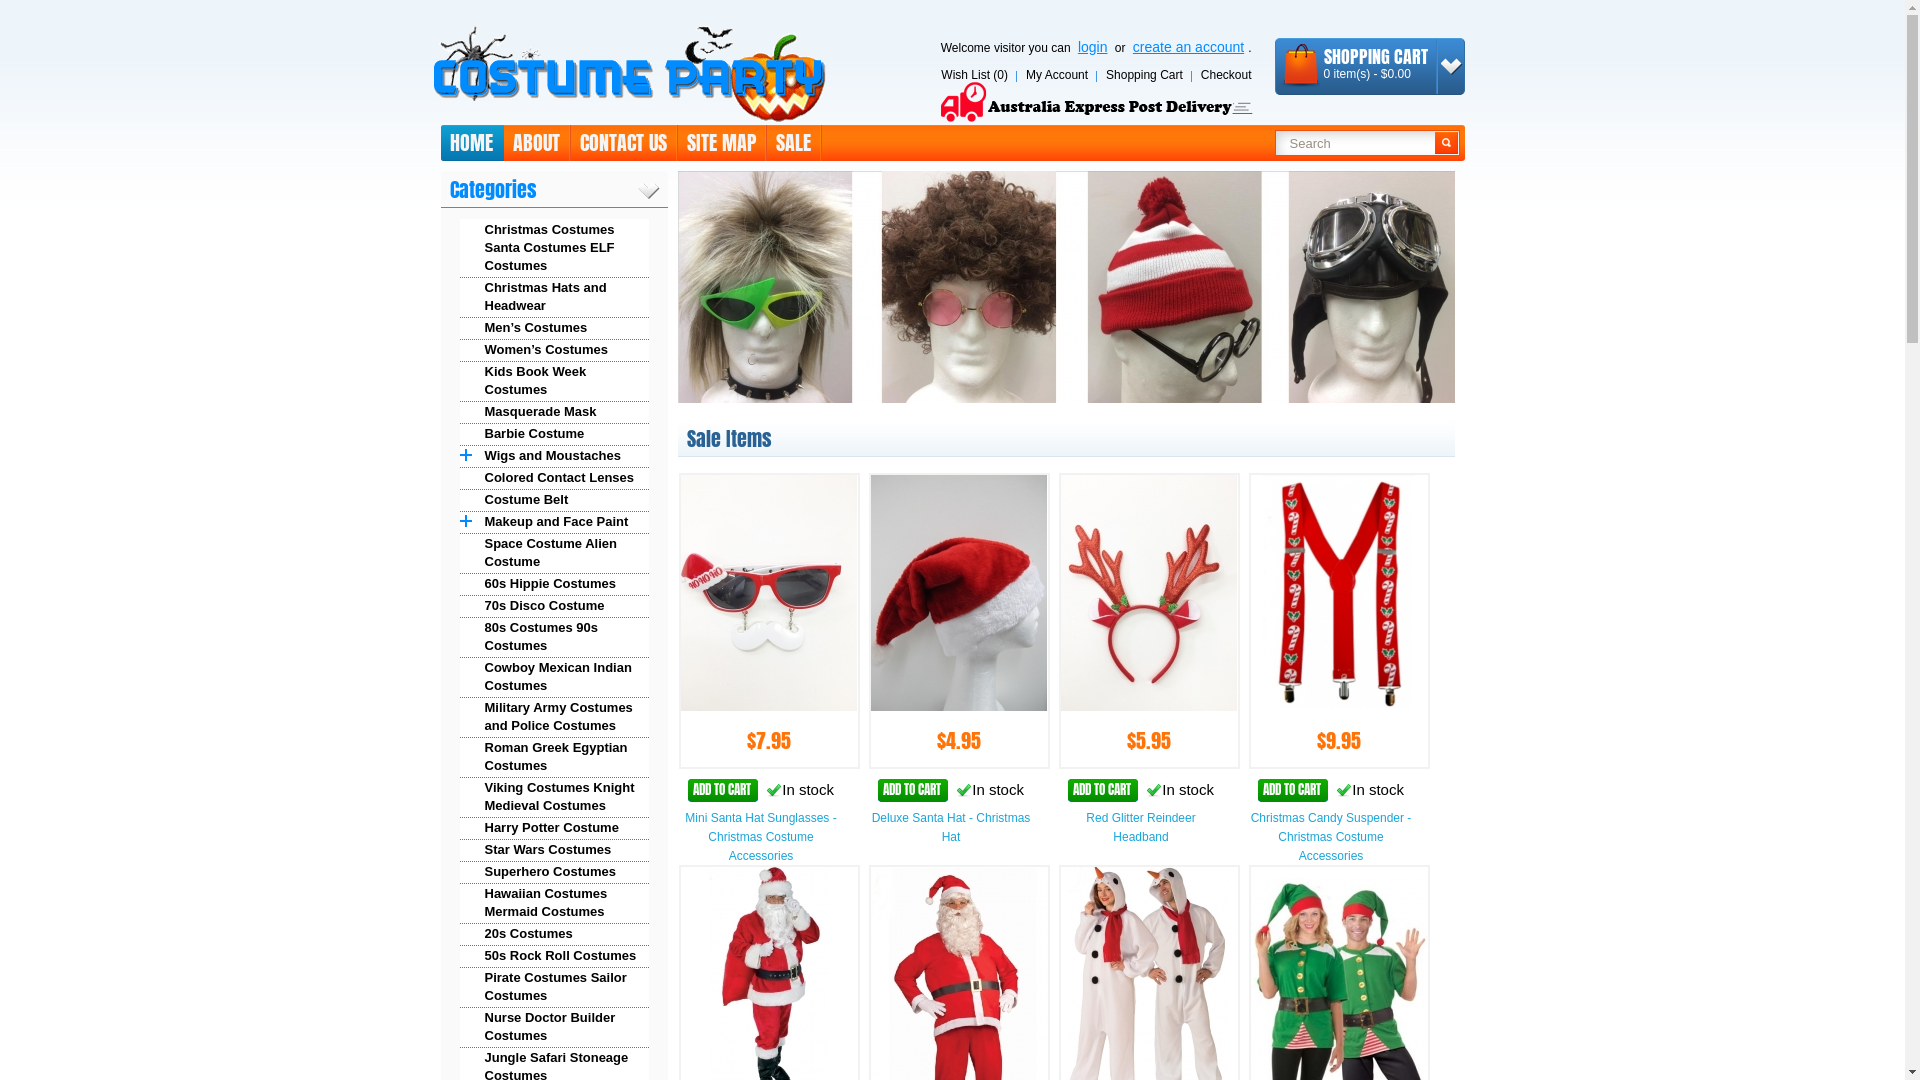 The image size is (1920, 1080). What do you see at coordinates (470, 141) in the screenshot?
I see `'HOME'` at bounding box center [470, 141].